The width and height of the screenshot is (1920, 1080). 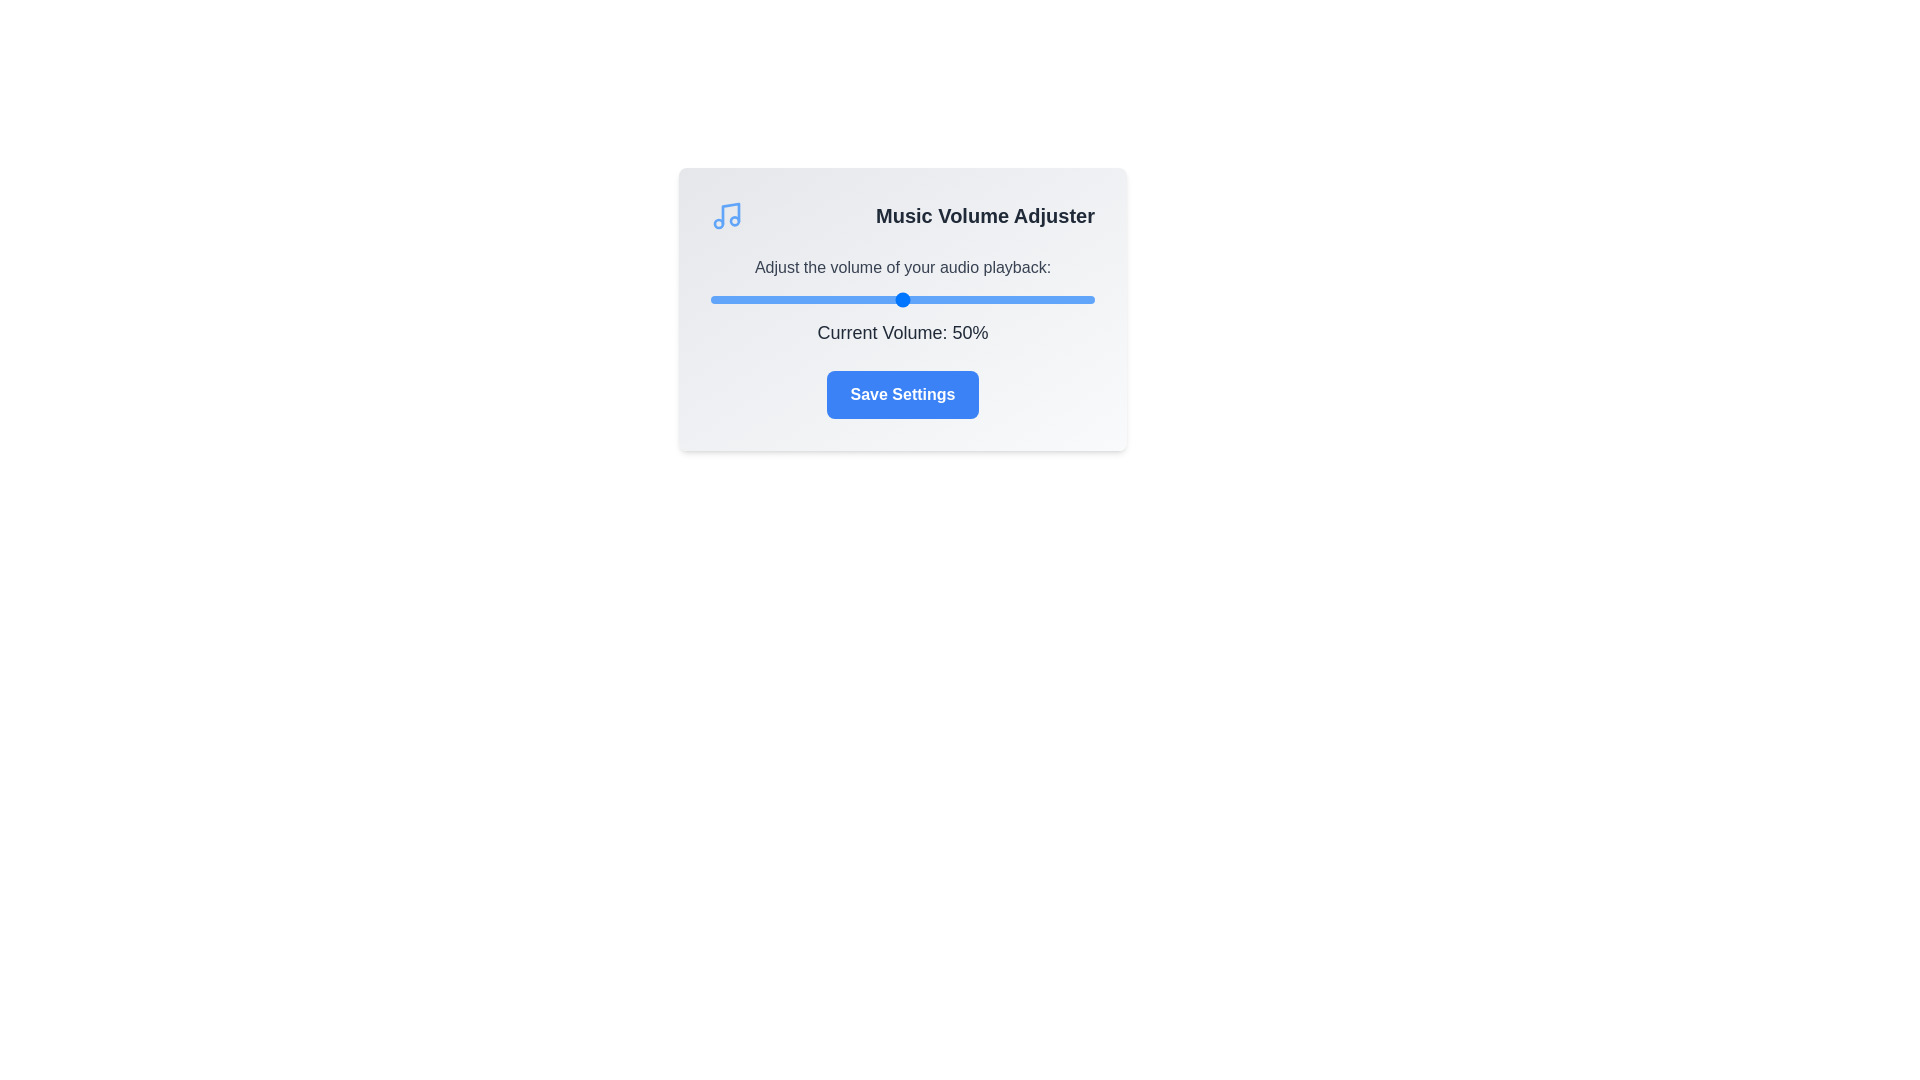 I want to click on the volume slider to 3%, so click(x=721, y=300).